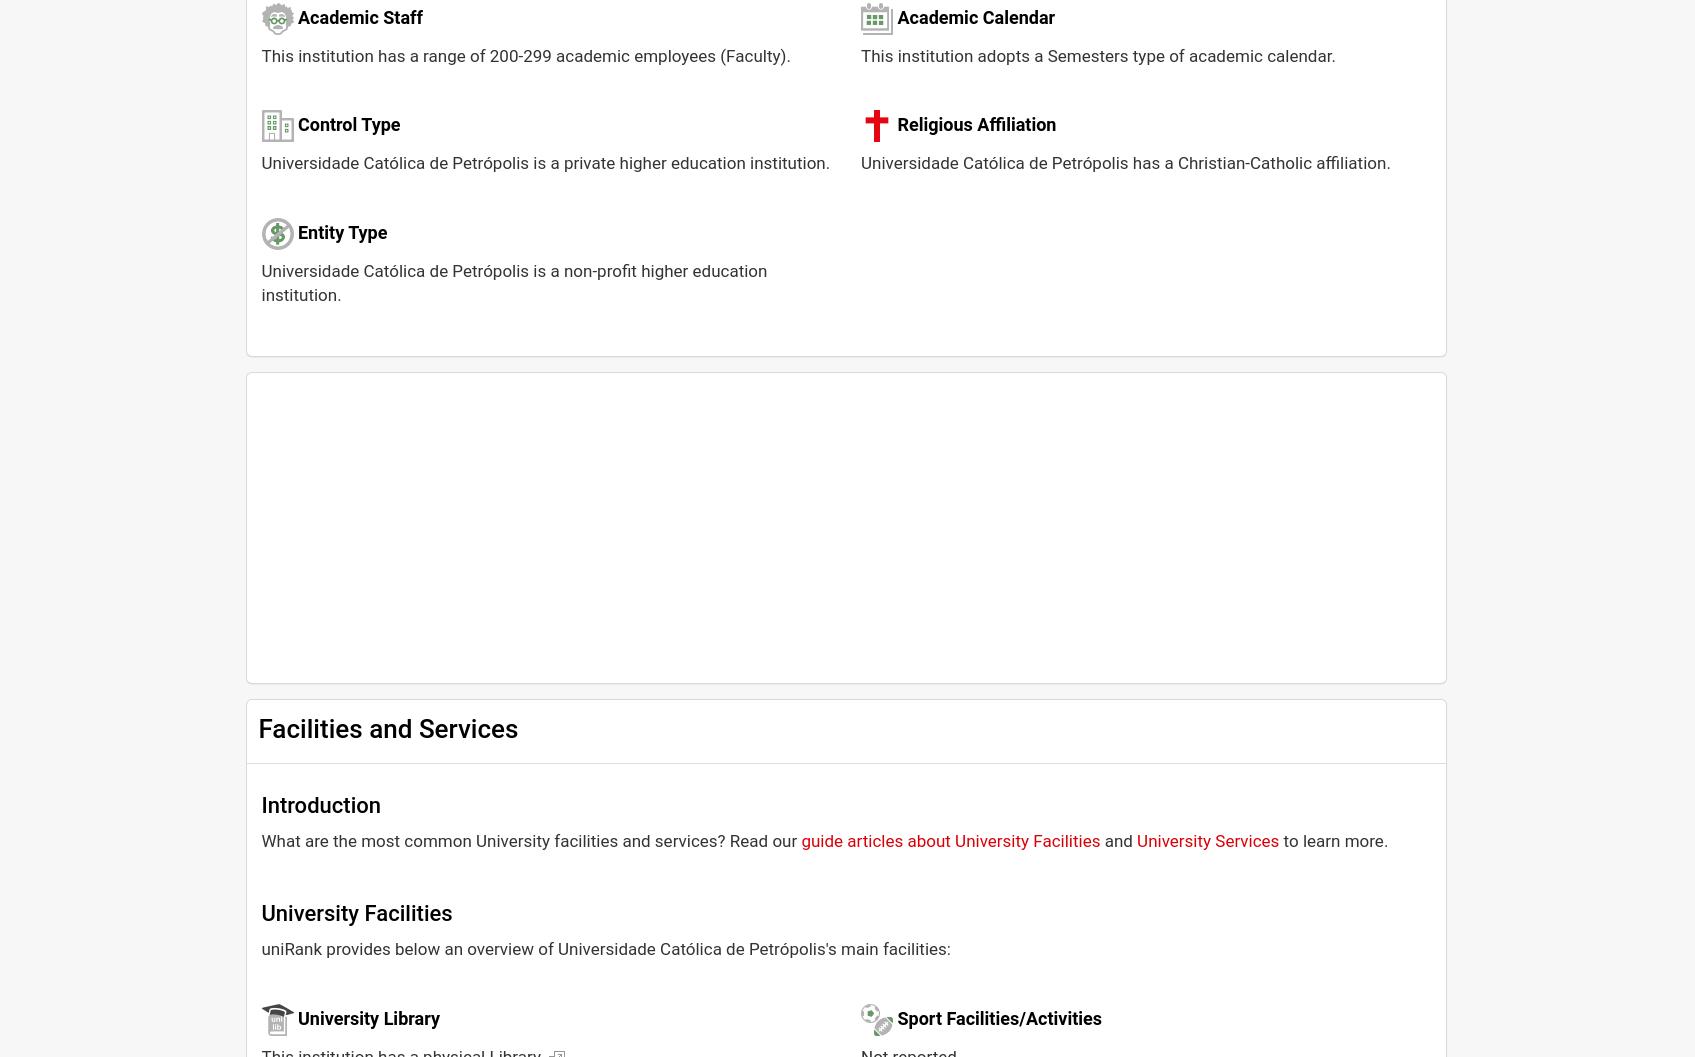 This screenshot has height=1057, width=1695. I want to click on 'This institution has a range of 200-299 academic employees (Faculty).', so click(525, 54).